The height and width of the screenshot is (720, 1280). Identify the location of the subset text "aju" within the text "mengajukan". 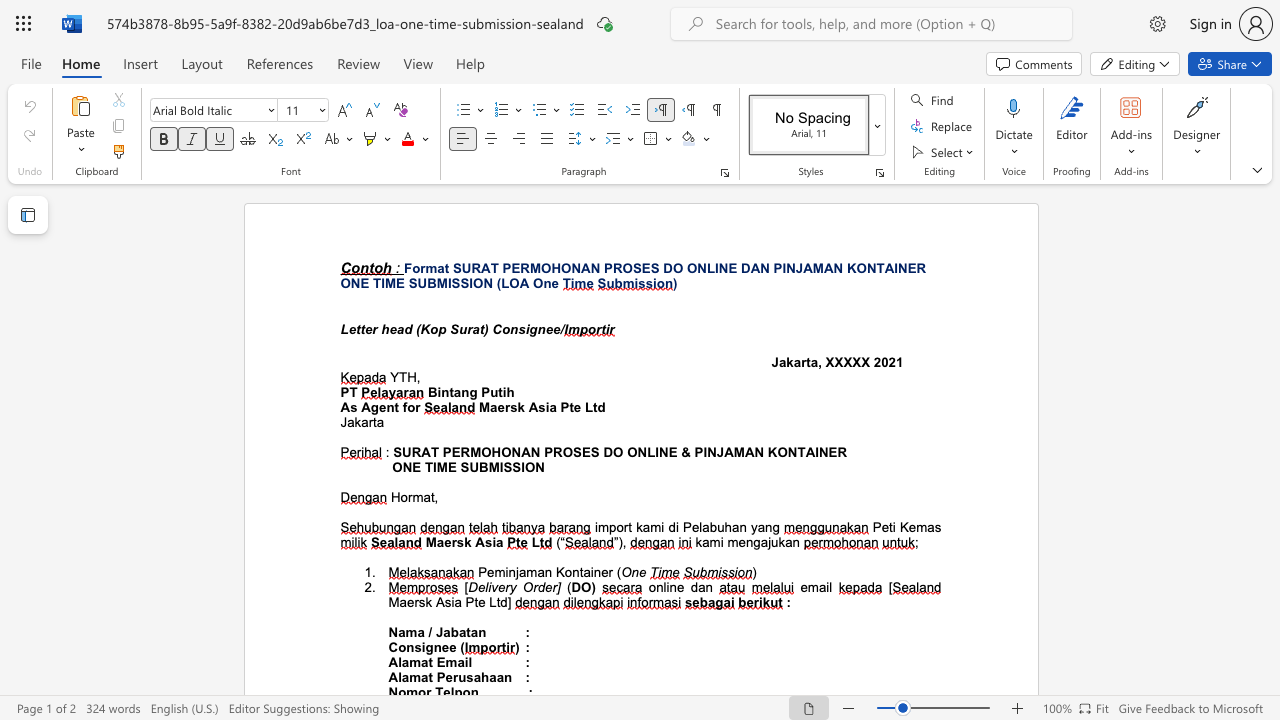
(759, 542).